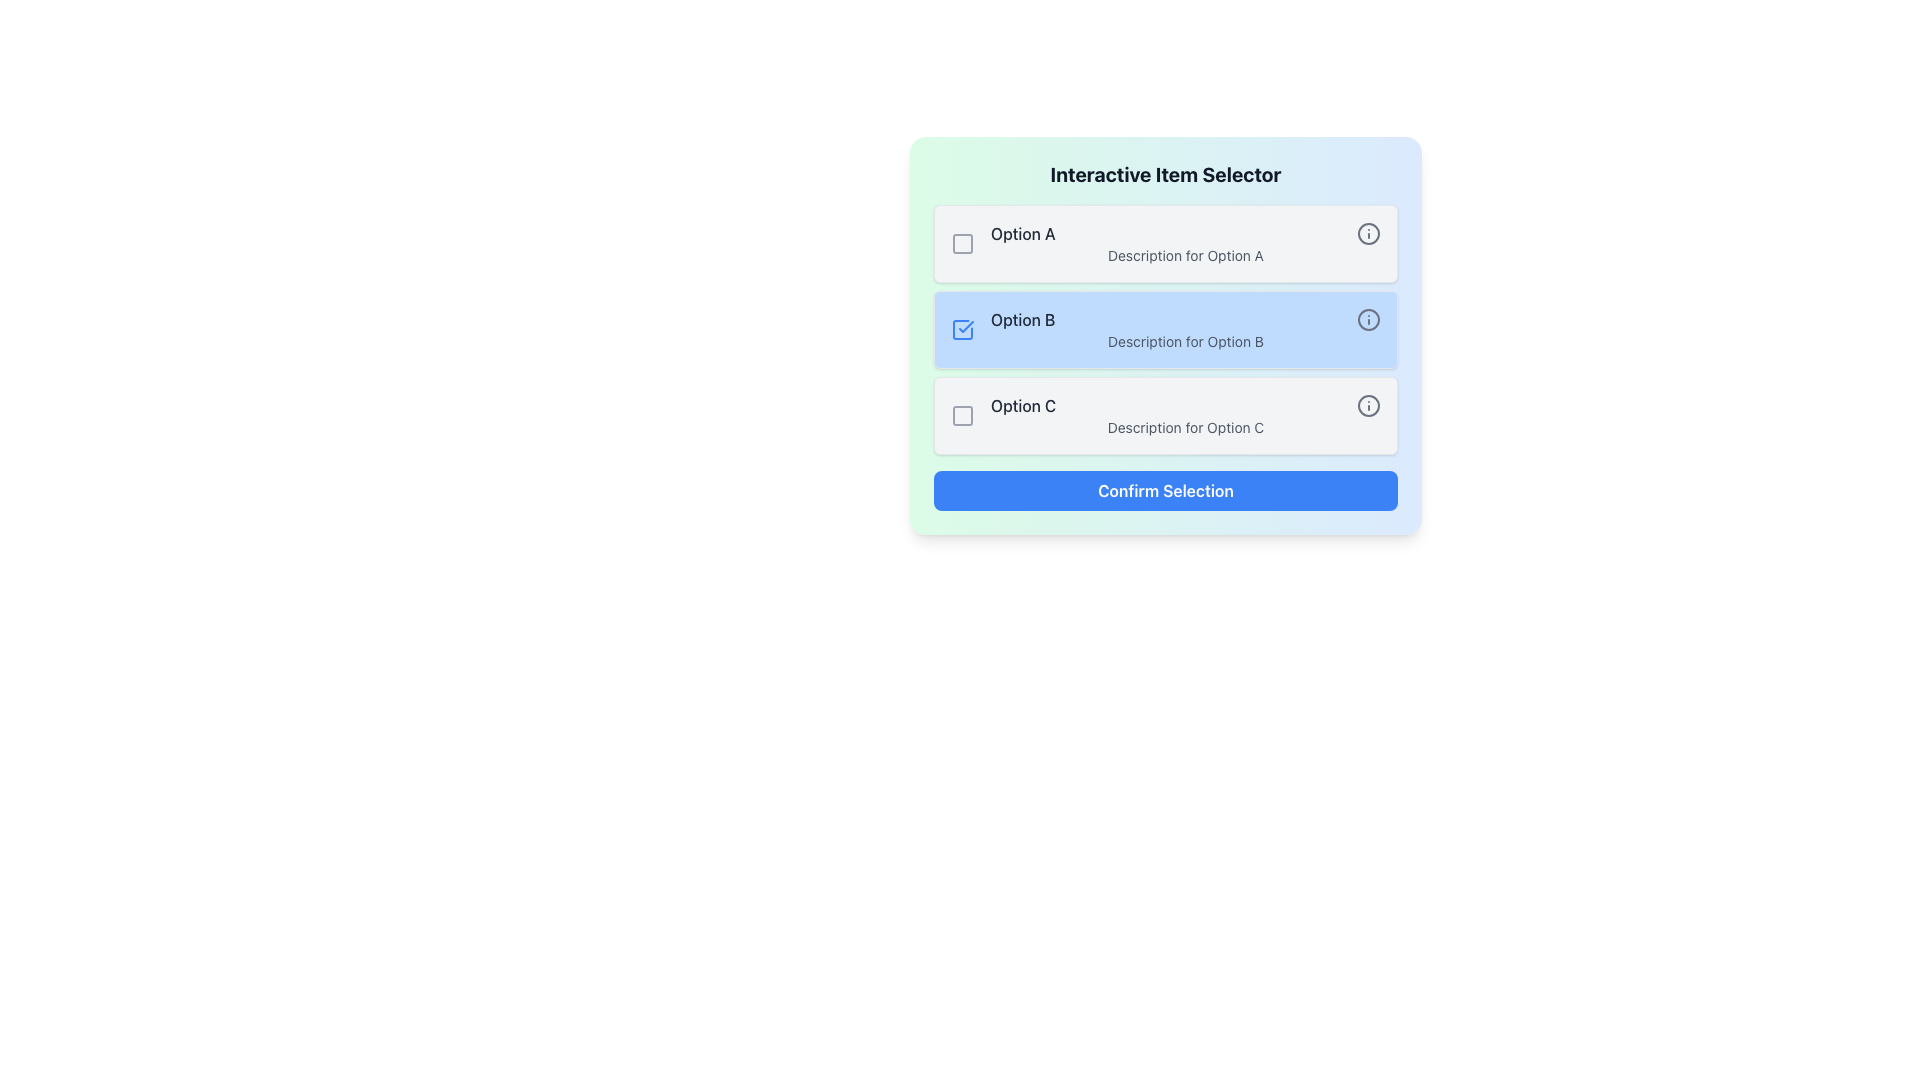  Describe the element at coordinates (1023, 233) in the screenshot. I see `the Text Label that serves as the title for the first selectable option in the interface, located between a checkbox and an info button` at that location.